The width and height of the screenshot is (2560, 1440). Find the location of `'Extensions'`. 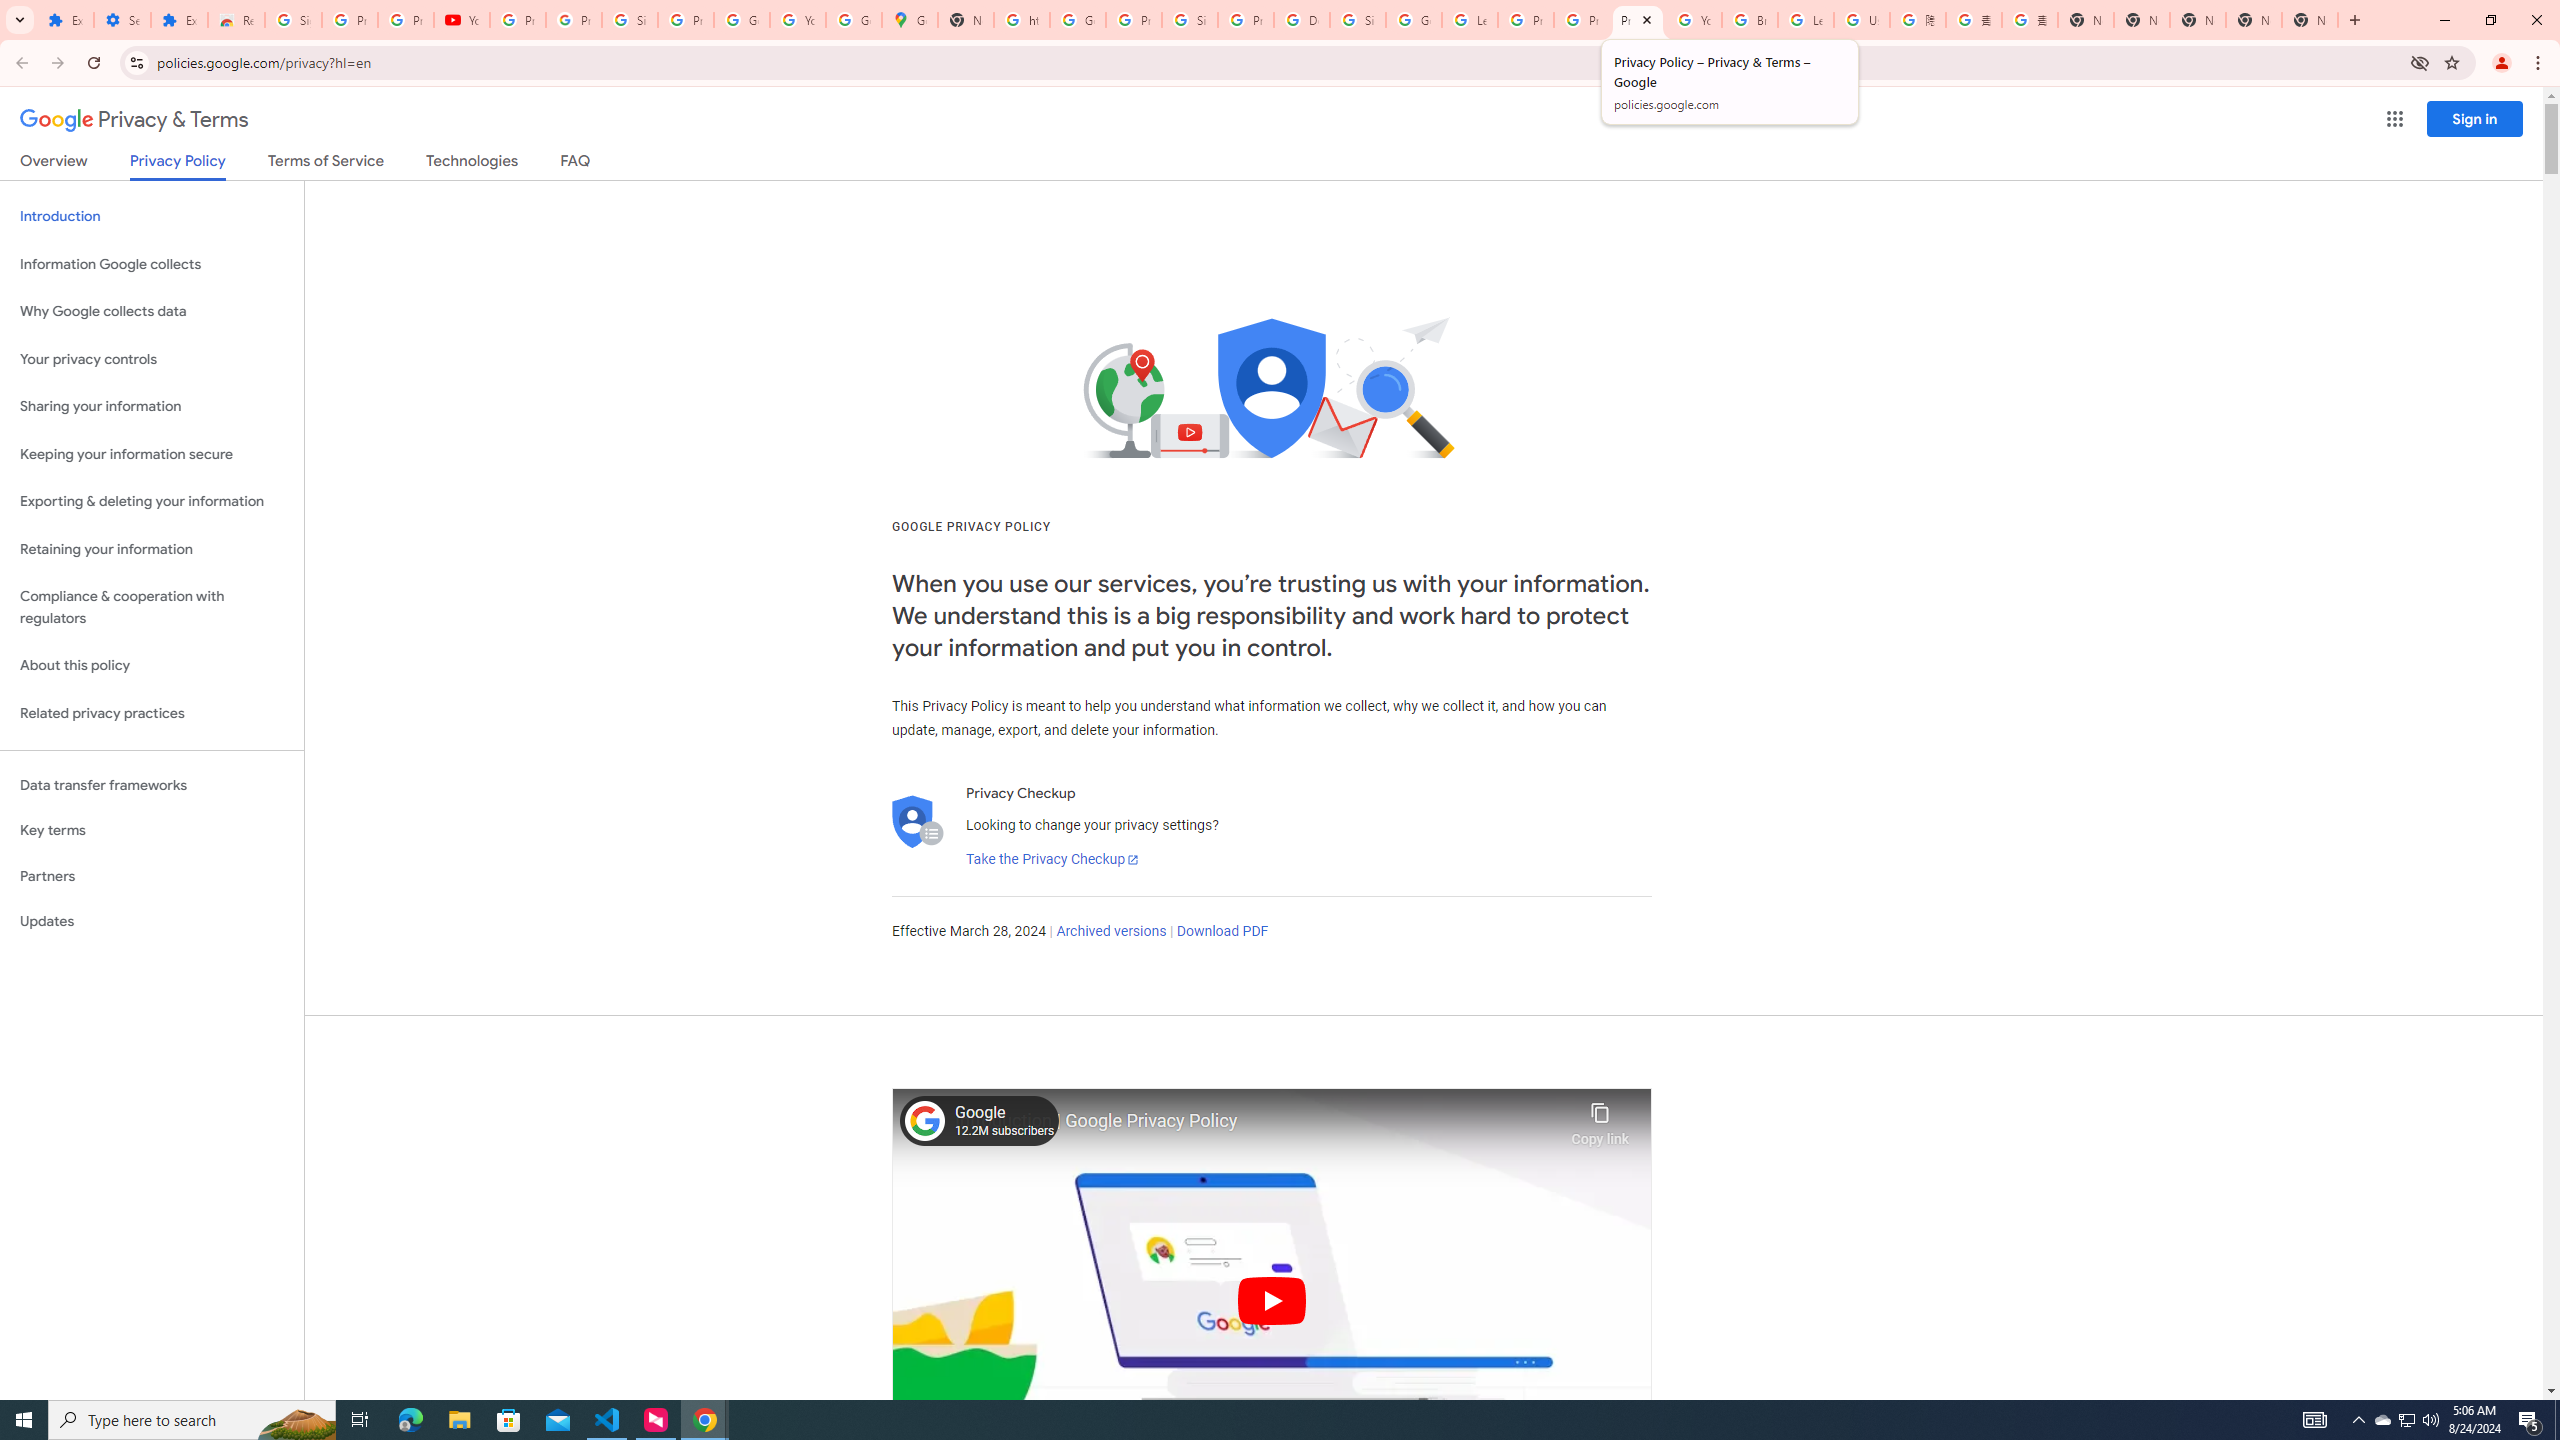

'Extensions' is located at coordinates (65, 19).